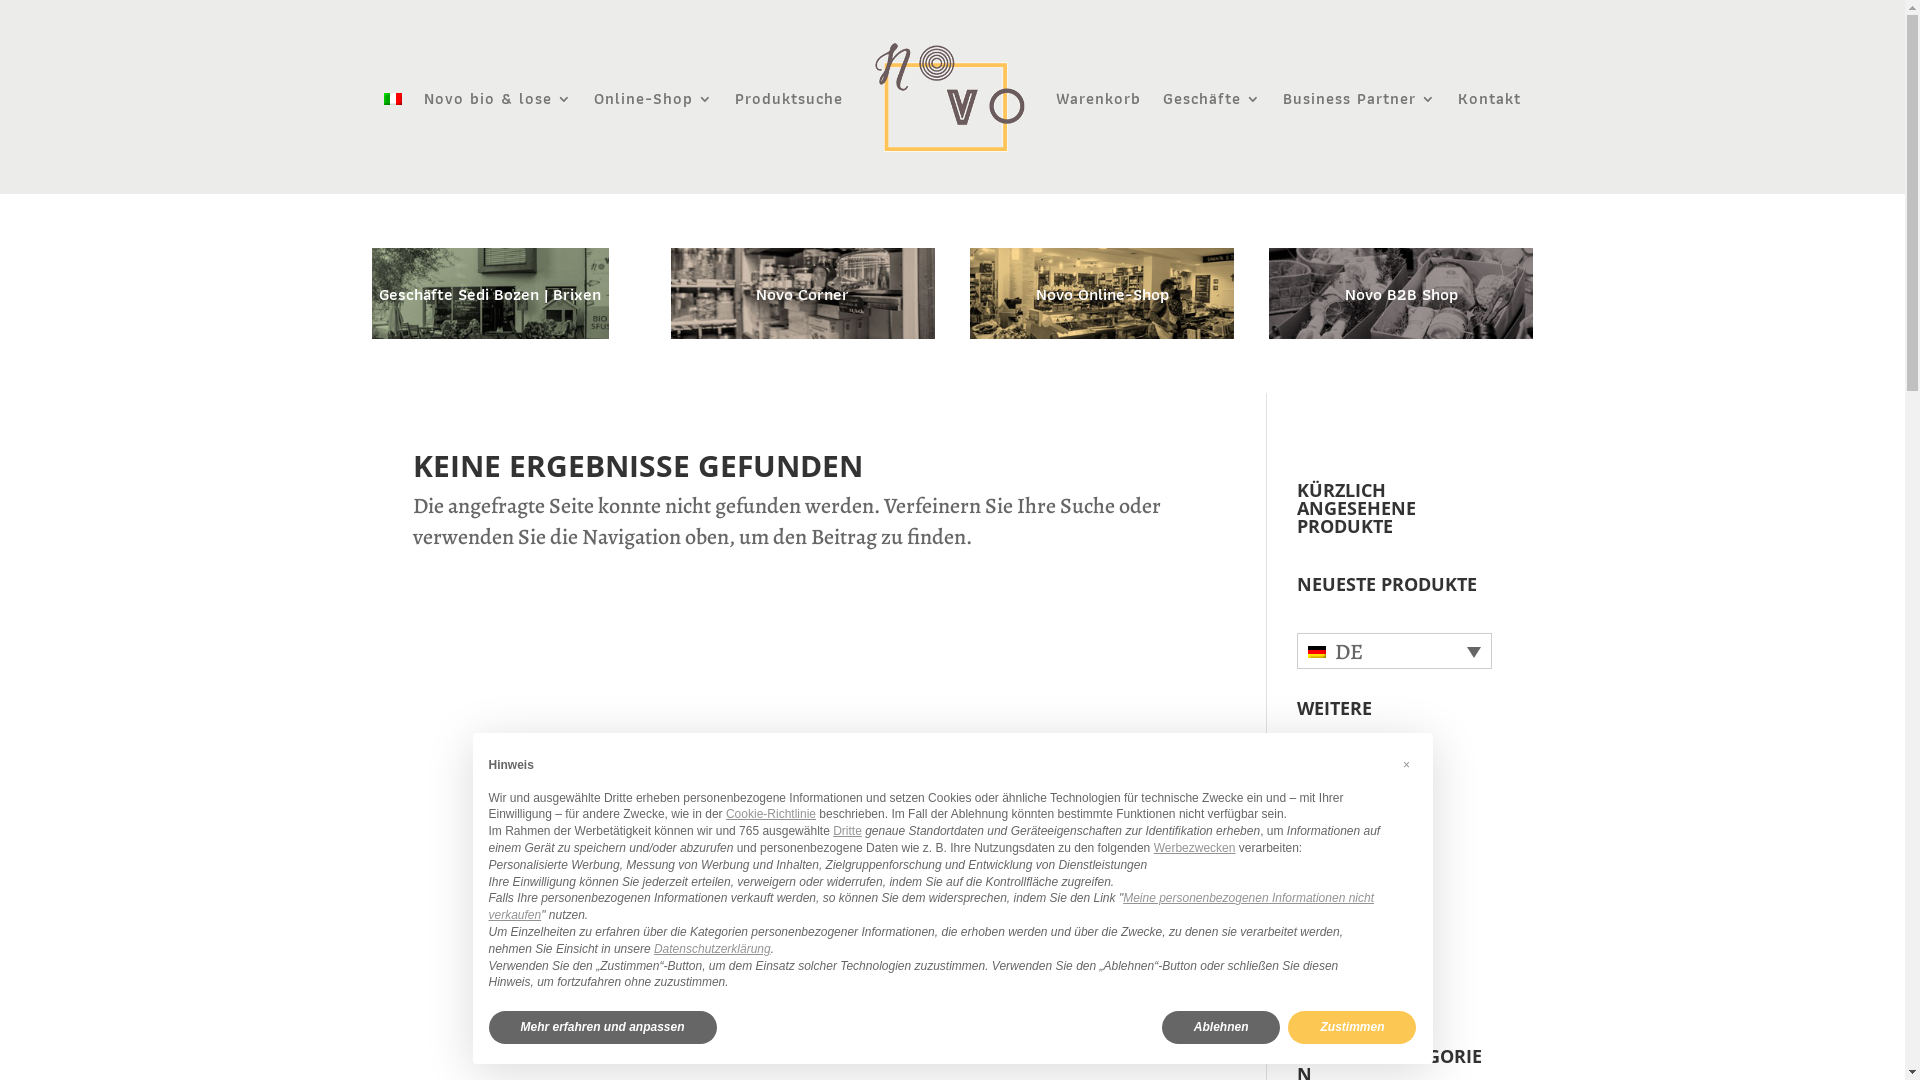  Describe the element at coordinates (1220, 1027) in the screenshot. I see `'Ablehnen'` at that location.